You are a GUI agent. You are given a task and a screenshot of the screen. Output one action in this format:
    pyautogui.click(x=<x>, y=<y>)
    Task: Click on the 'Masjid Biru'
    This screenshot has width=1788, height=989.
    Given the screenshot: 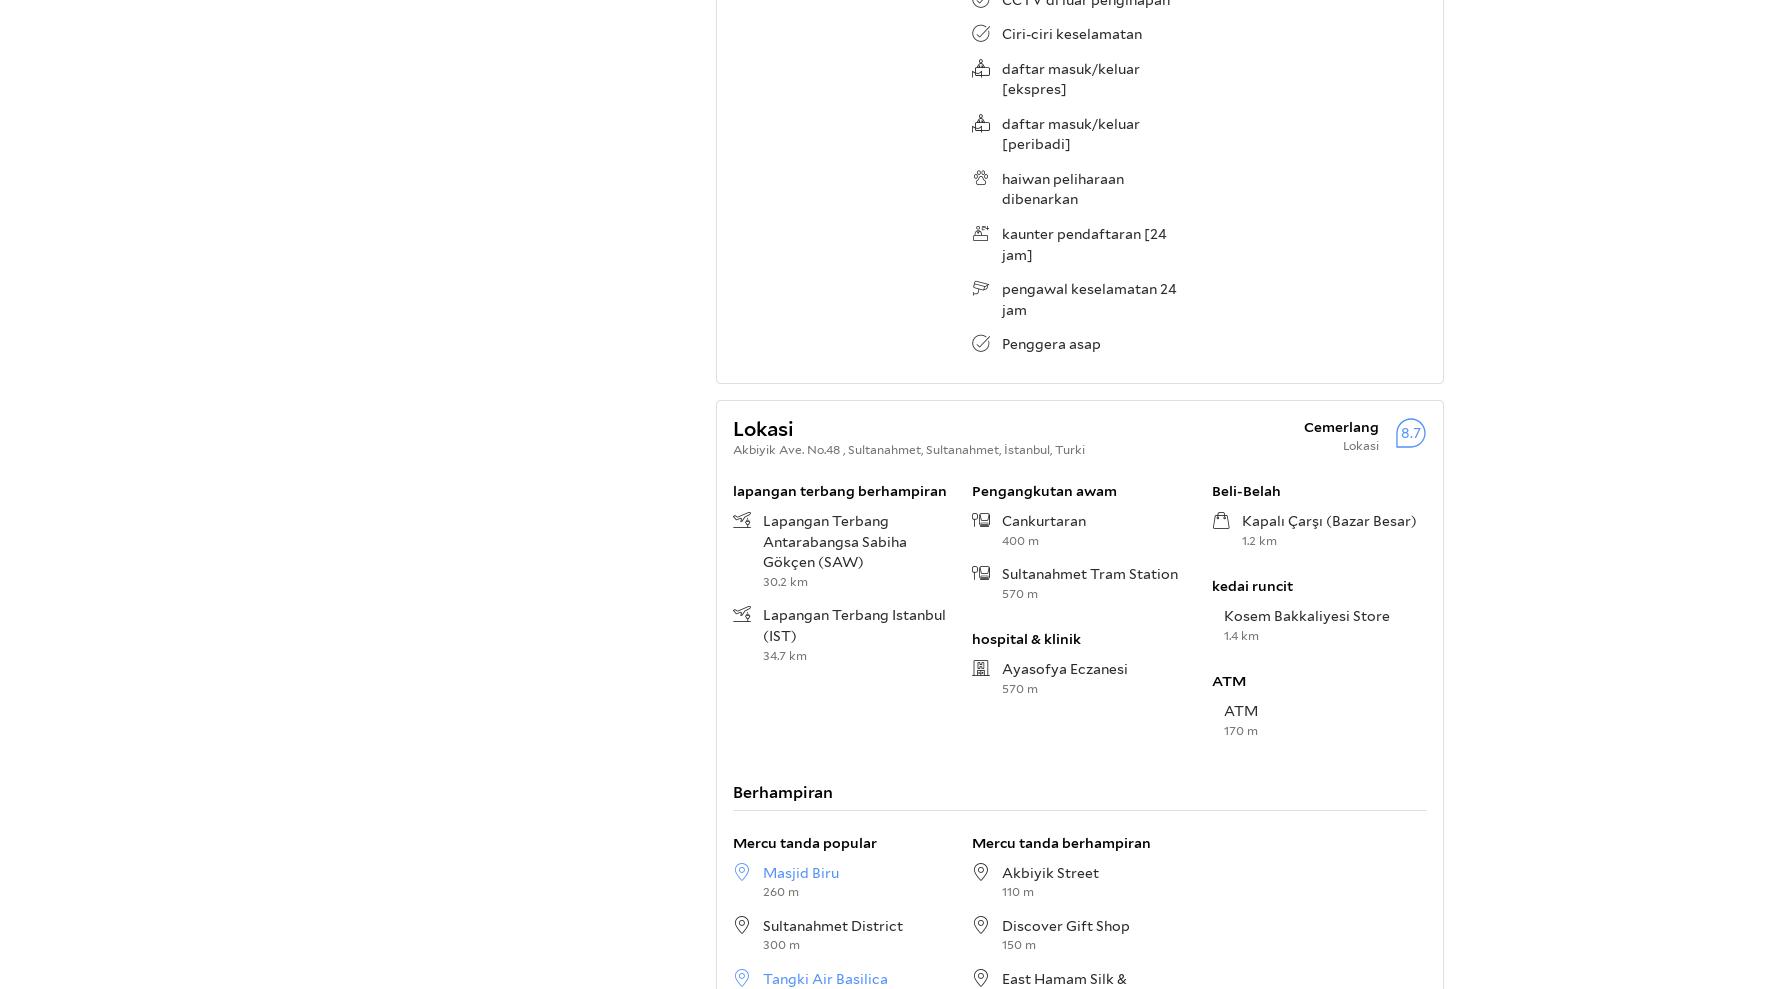 What is the action you would take?
    pyautogui.click(x=800, y=872)
    